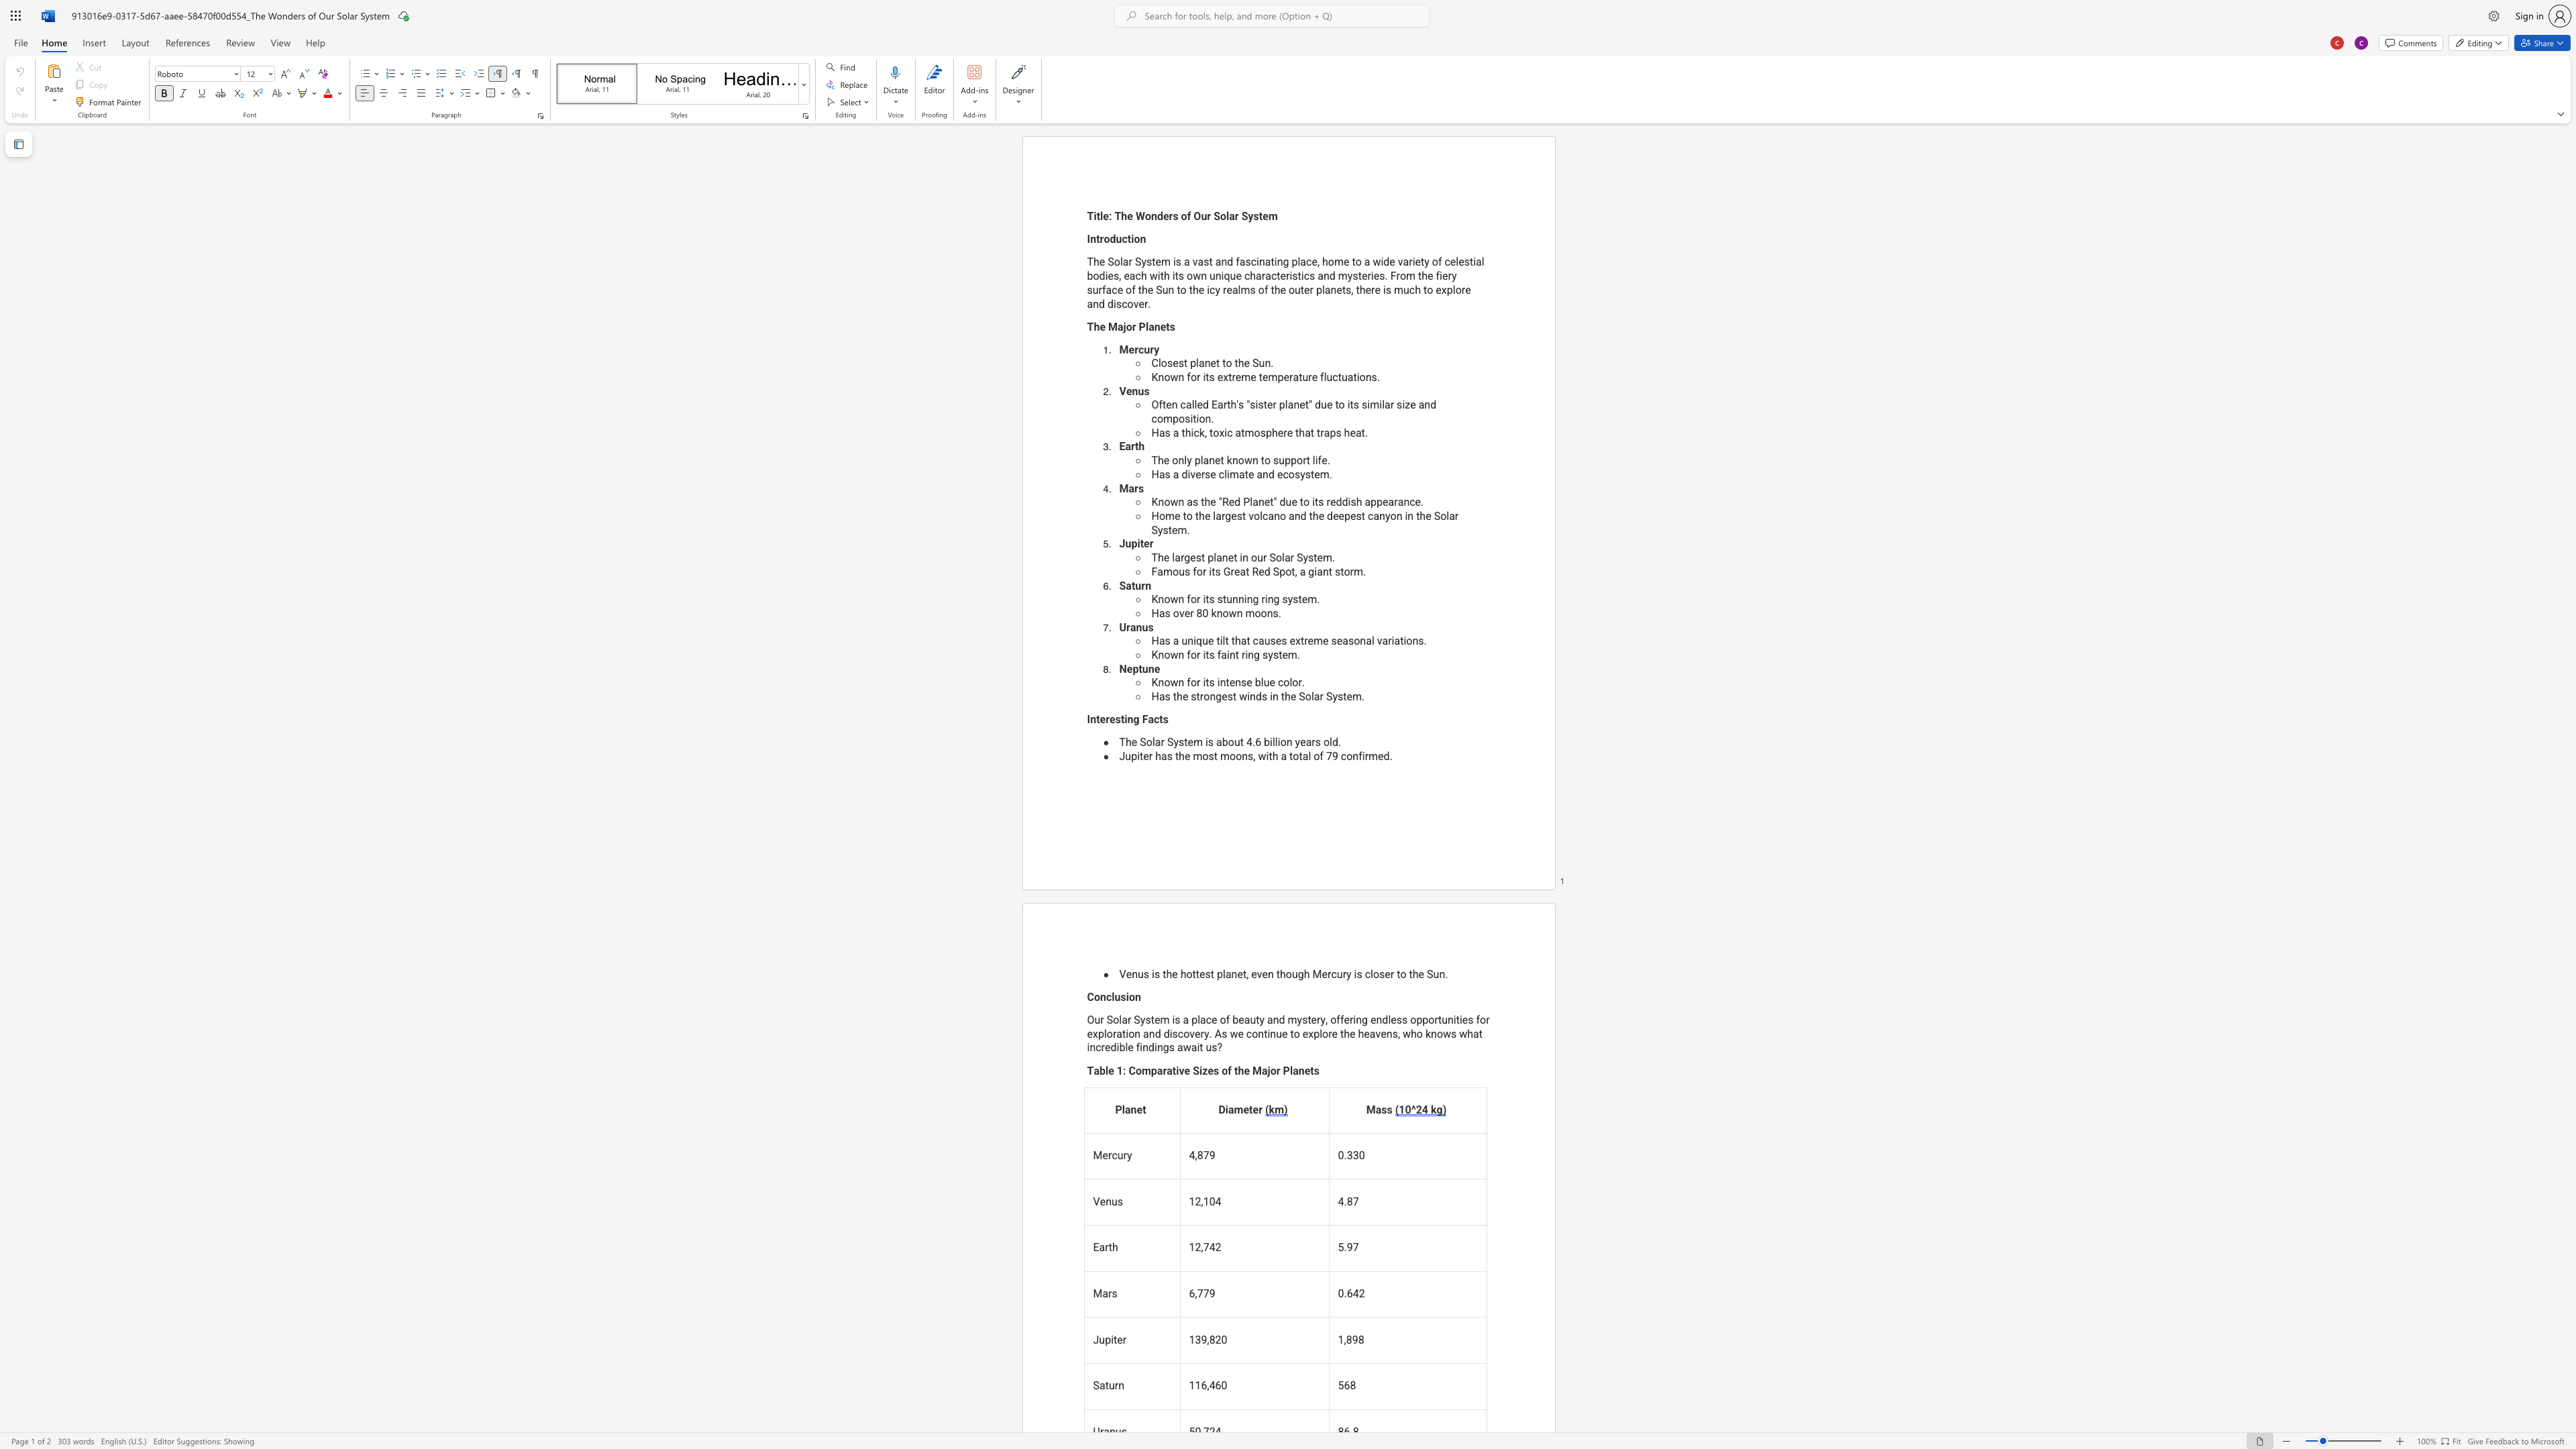 The width and height of the screenshot is (2576, 1449). What do you see at coordinates (1450, 275) in the screenshot?
I see `the subset text "y surface of th" within the text "The Solar System is a vast and fascinating place, home to a wide variety of celestial bodies, each with its own unique characteristics and mysteries. From the fiery surface of the Sun to the icy realms of the outer planets, there is much to explore and discover."` at bounding box center [1450, 275].